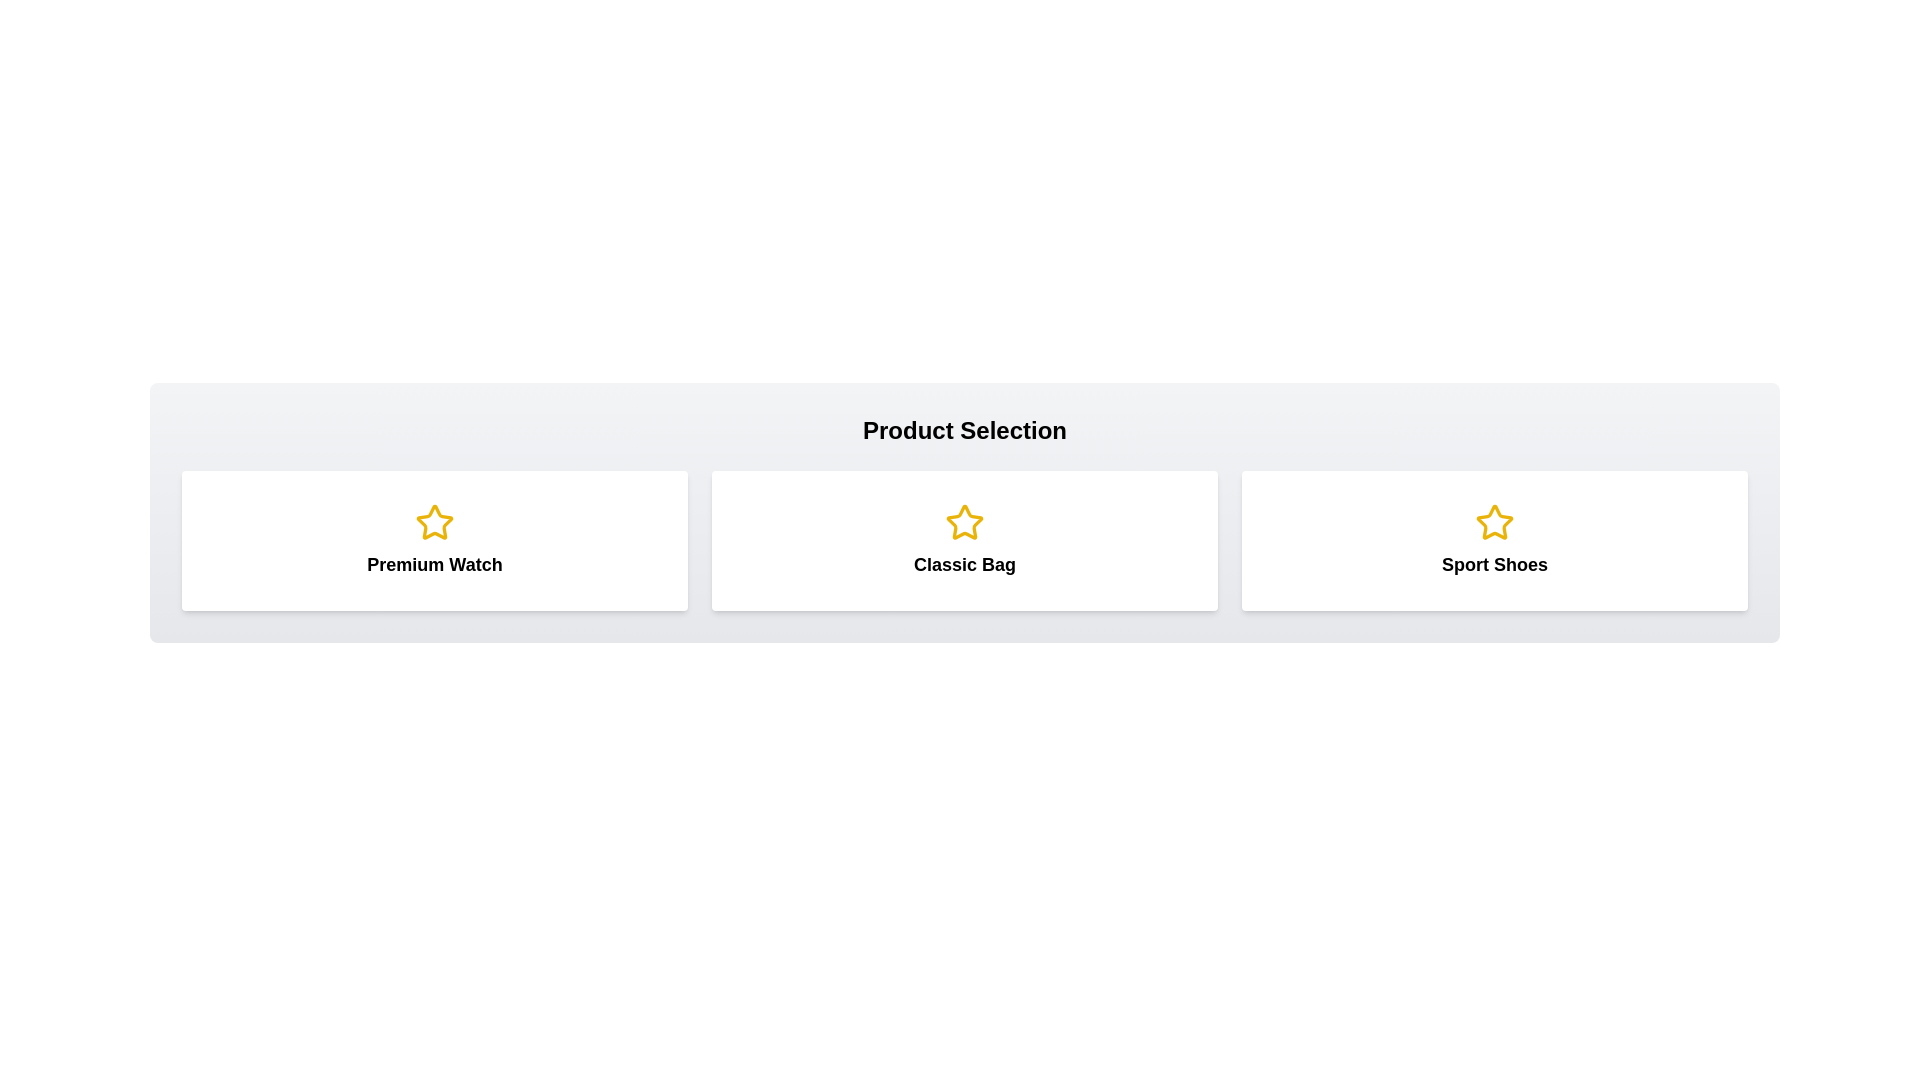 The image size is (1920, 1080). Describe the element at coordinates (1494, 540) in the screenshot. I see `the center of the clickable card labeled 'Sport Shoes', which features a large yellow star icon and is positioned in the far right of the grid layout` at that location.